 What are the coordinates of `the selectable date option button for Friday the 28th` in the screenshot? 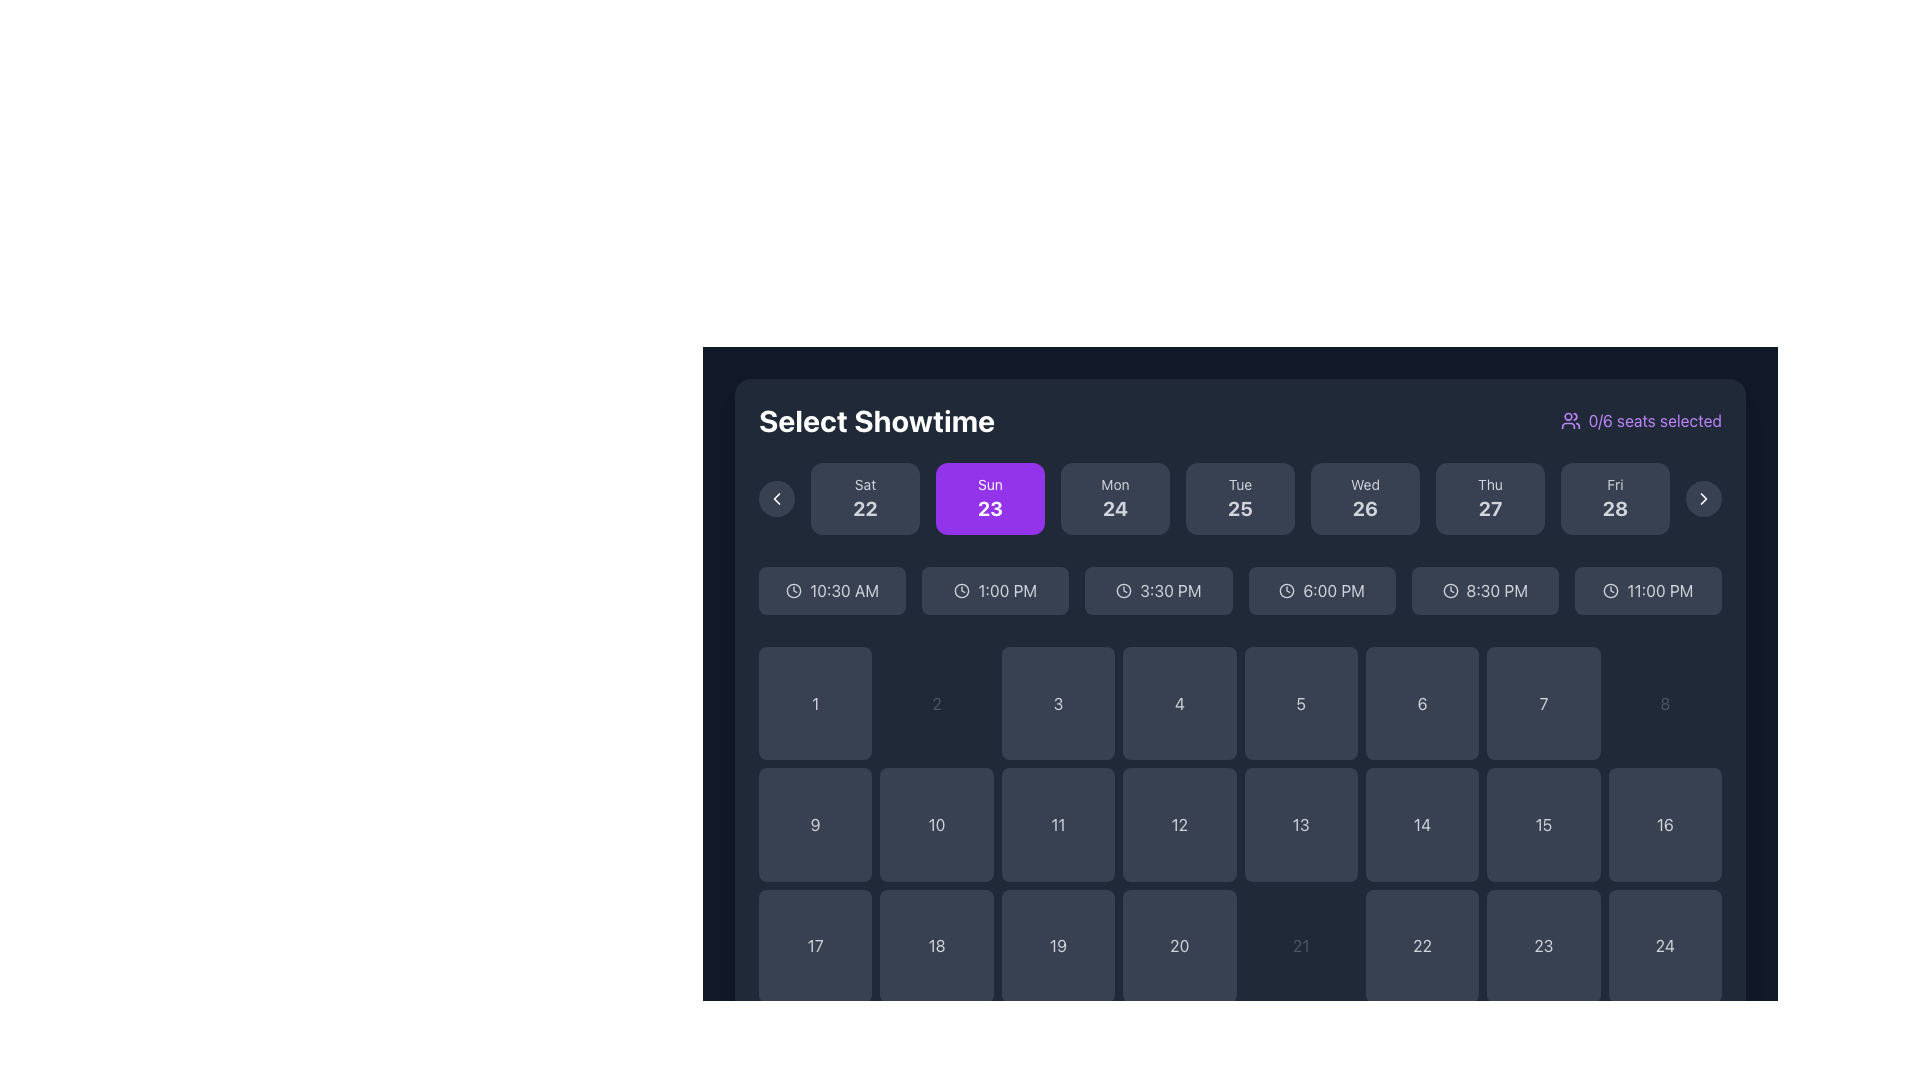 It's located at (1615, 497).